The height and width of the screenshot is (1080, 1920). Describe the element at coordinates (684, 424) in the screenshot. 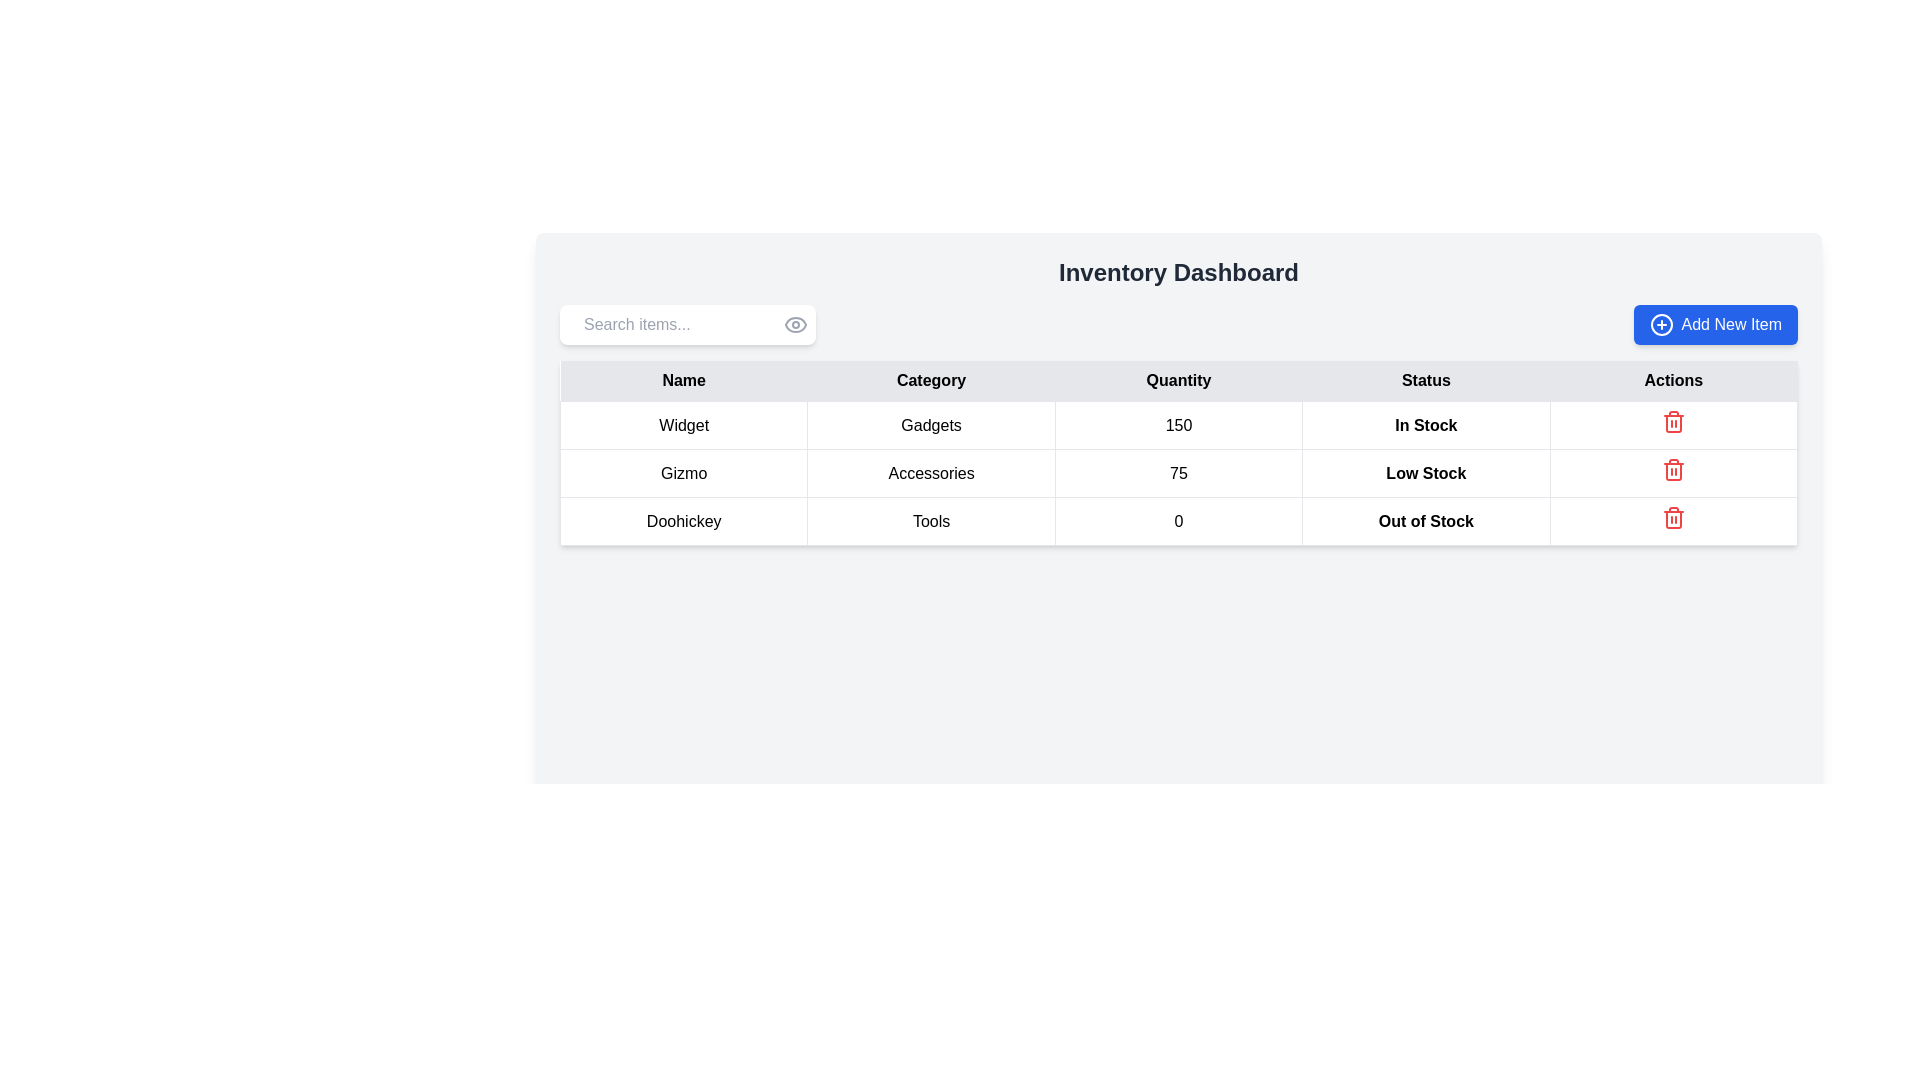

I see `the 'Widget' label in the first column of the first row under the 'Name' heading, which is styled with a simple border and padding` at that location.